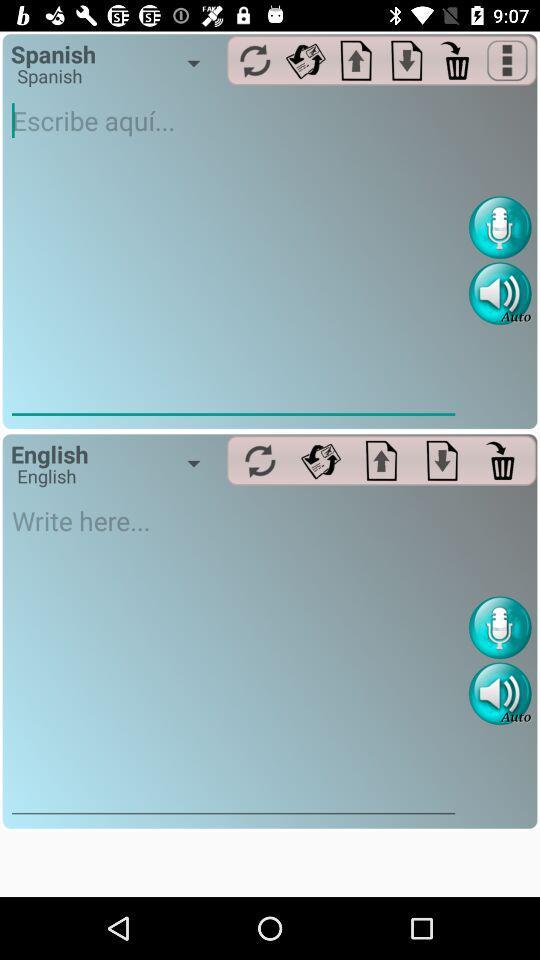 Image resolution: width=540 pixels, height=960 pixels. Describe the element at coordinates (499, 227) in the screenshot. I see `record button` at that location.